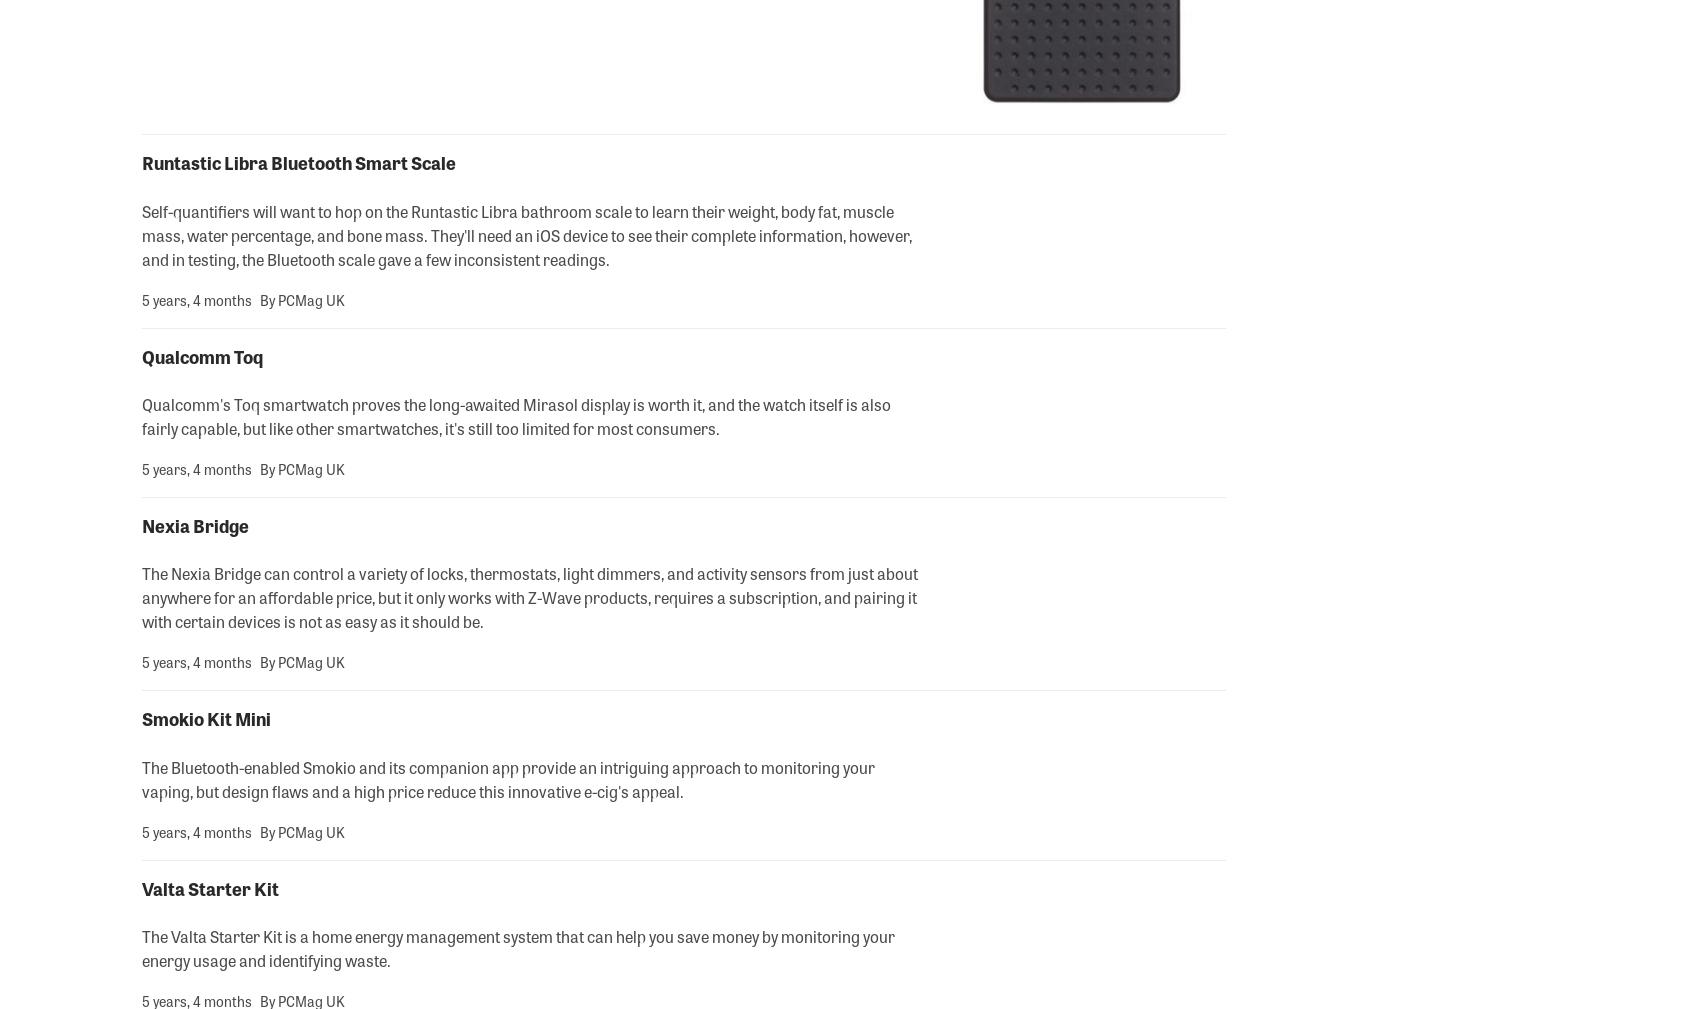  What do you see at coordinates (297, 161) in the screenshot?
I see `'Runtastic Libra Bluetooth Smart Scale'` at bounding box center [297, 161].